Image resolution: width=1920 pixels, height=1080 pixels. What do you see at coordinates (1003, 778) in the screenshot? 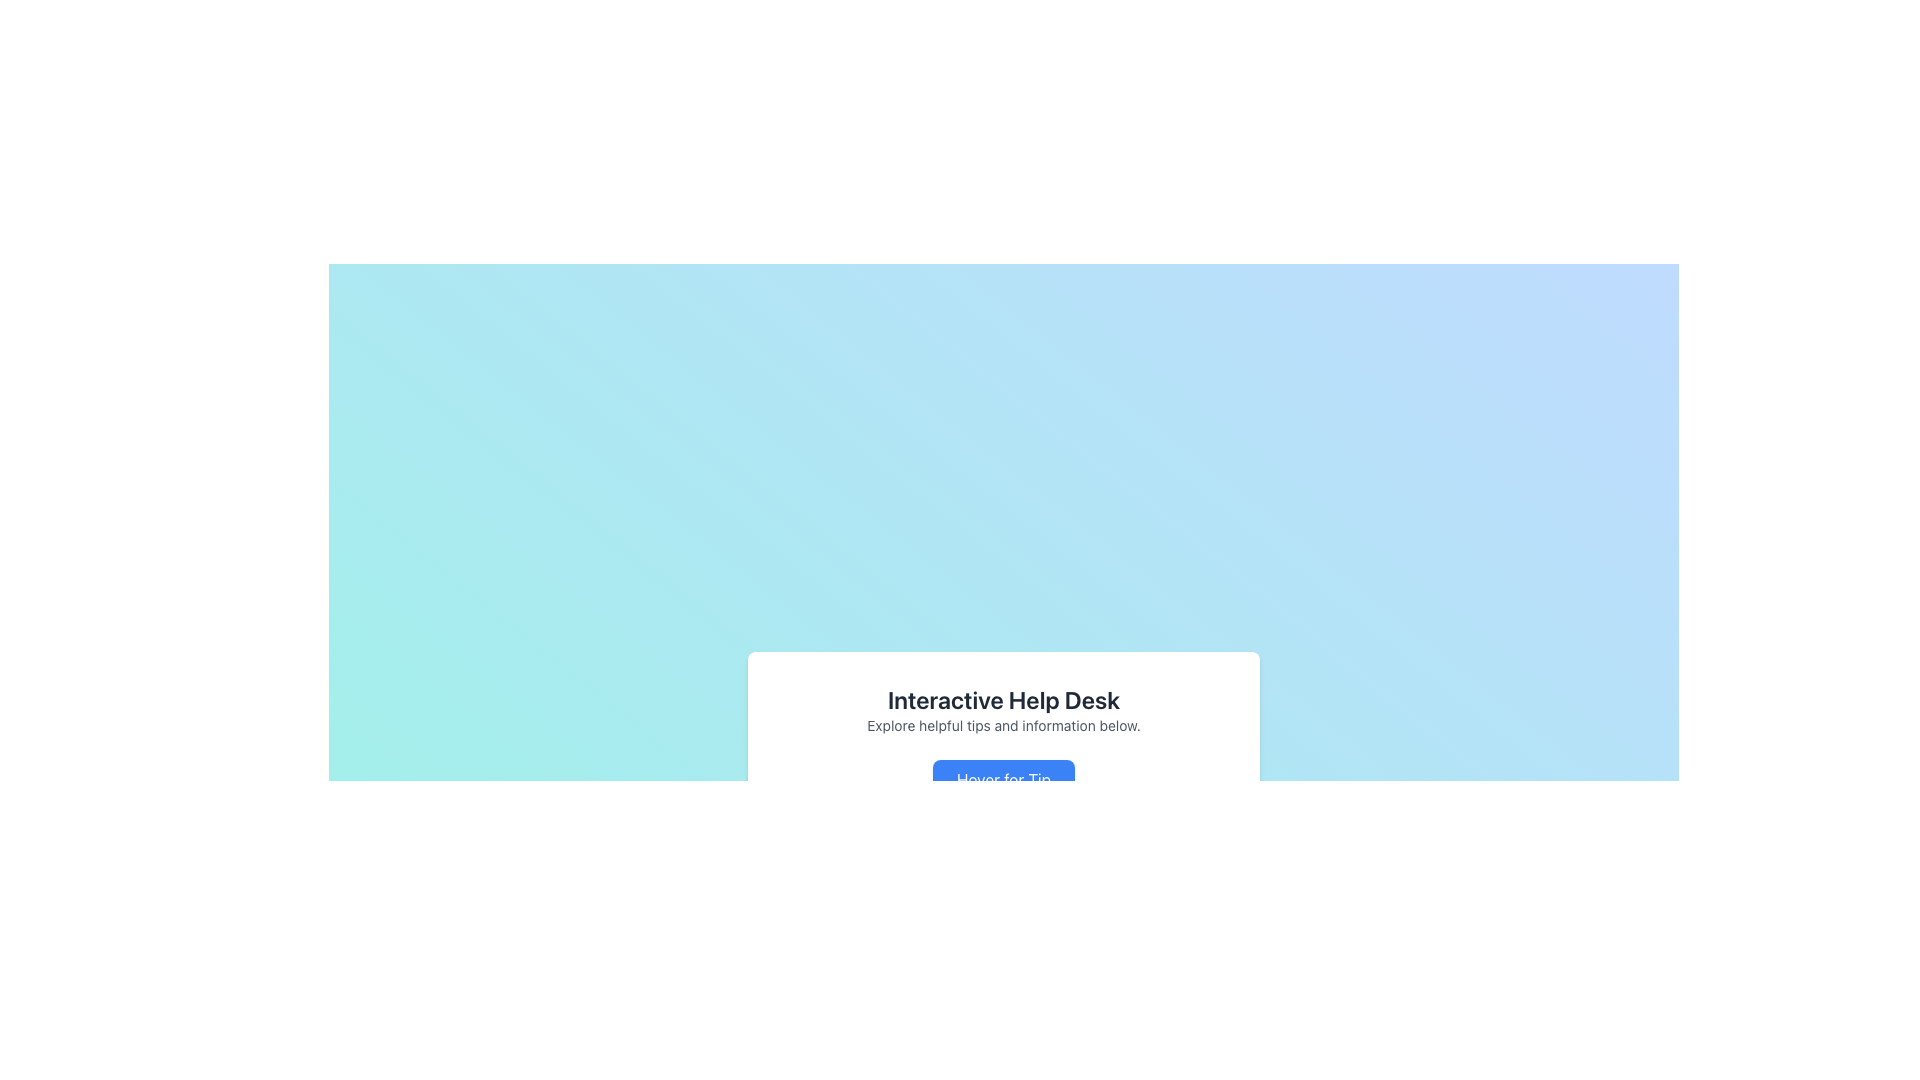
I see `the button located below the 'Interactive Help Desk' text and above the tooltip section to trigger a tooltip or visual change` at bounding box center [1003, 778].